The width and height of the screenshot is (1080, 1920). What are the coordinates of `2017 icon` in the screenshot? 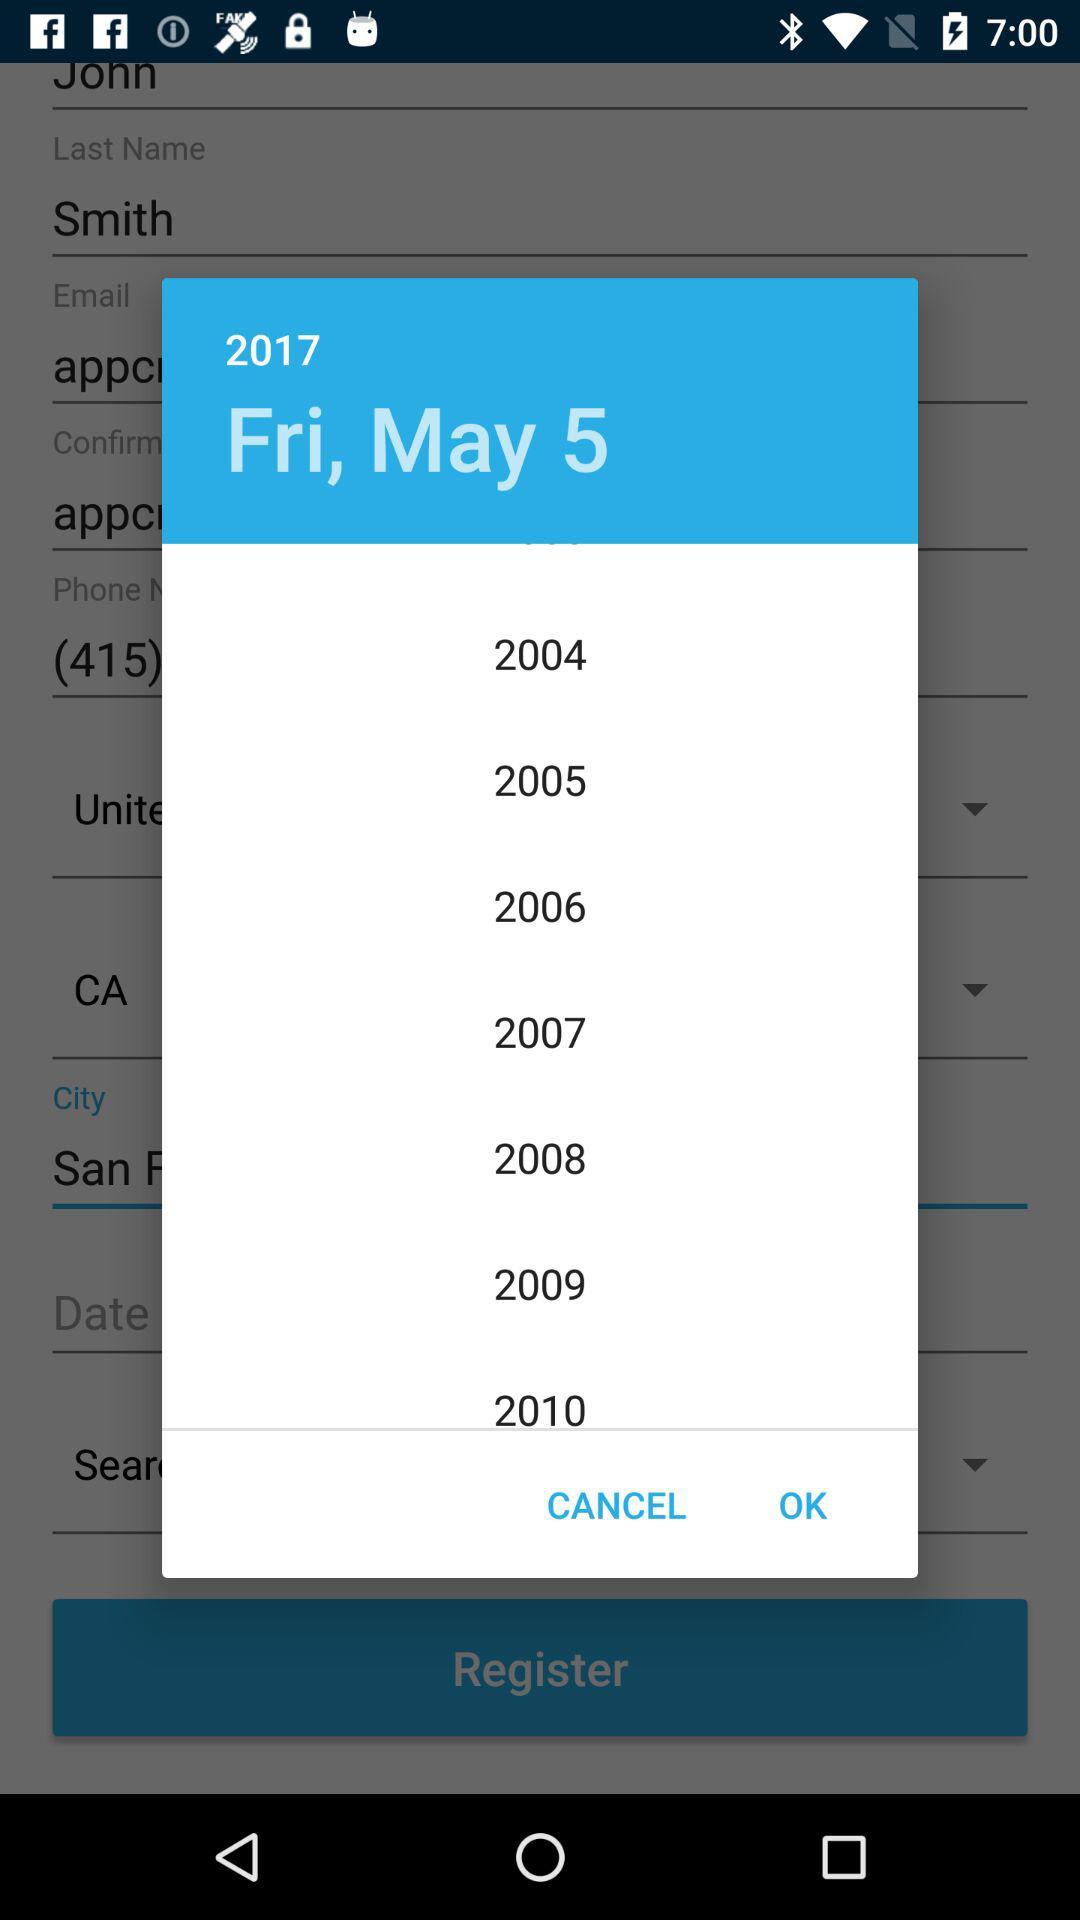 It's located at (540, 327).